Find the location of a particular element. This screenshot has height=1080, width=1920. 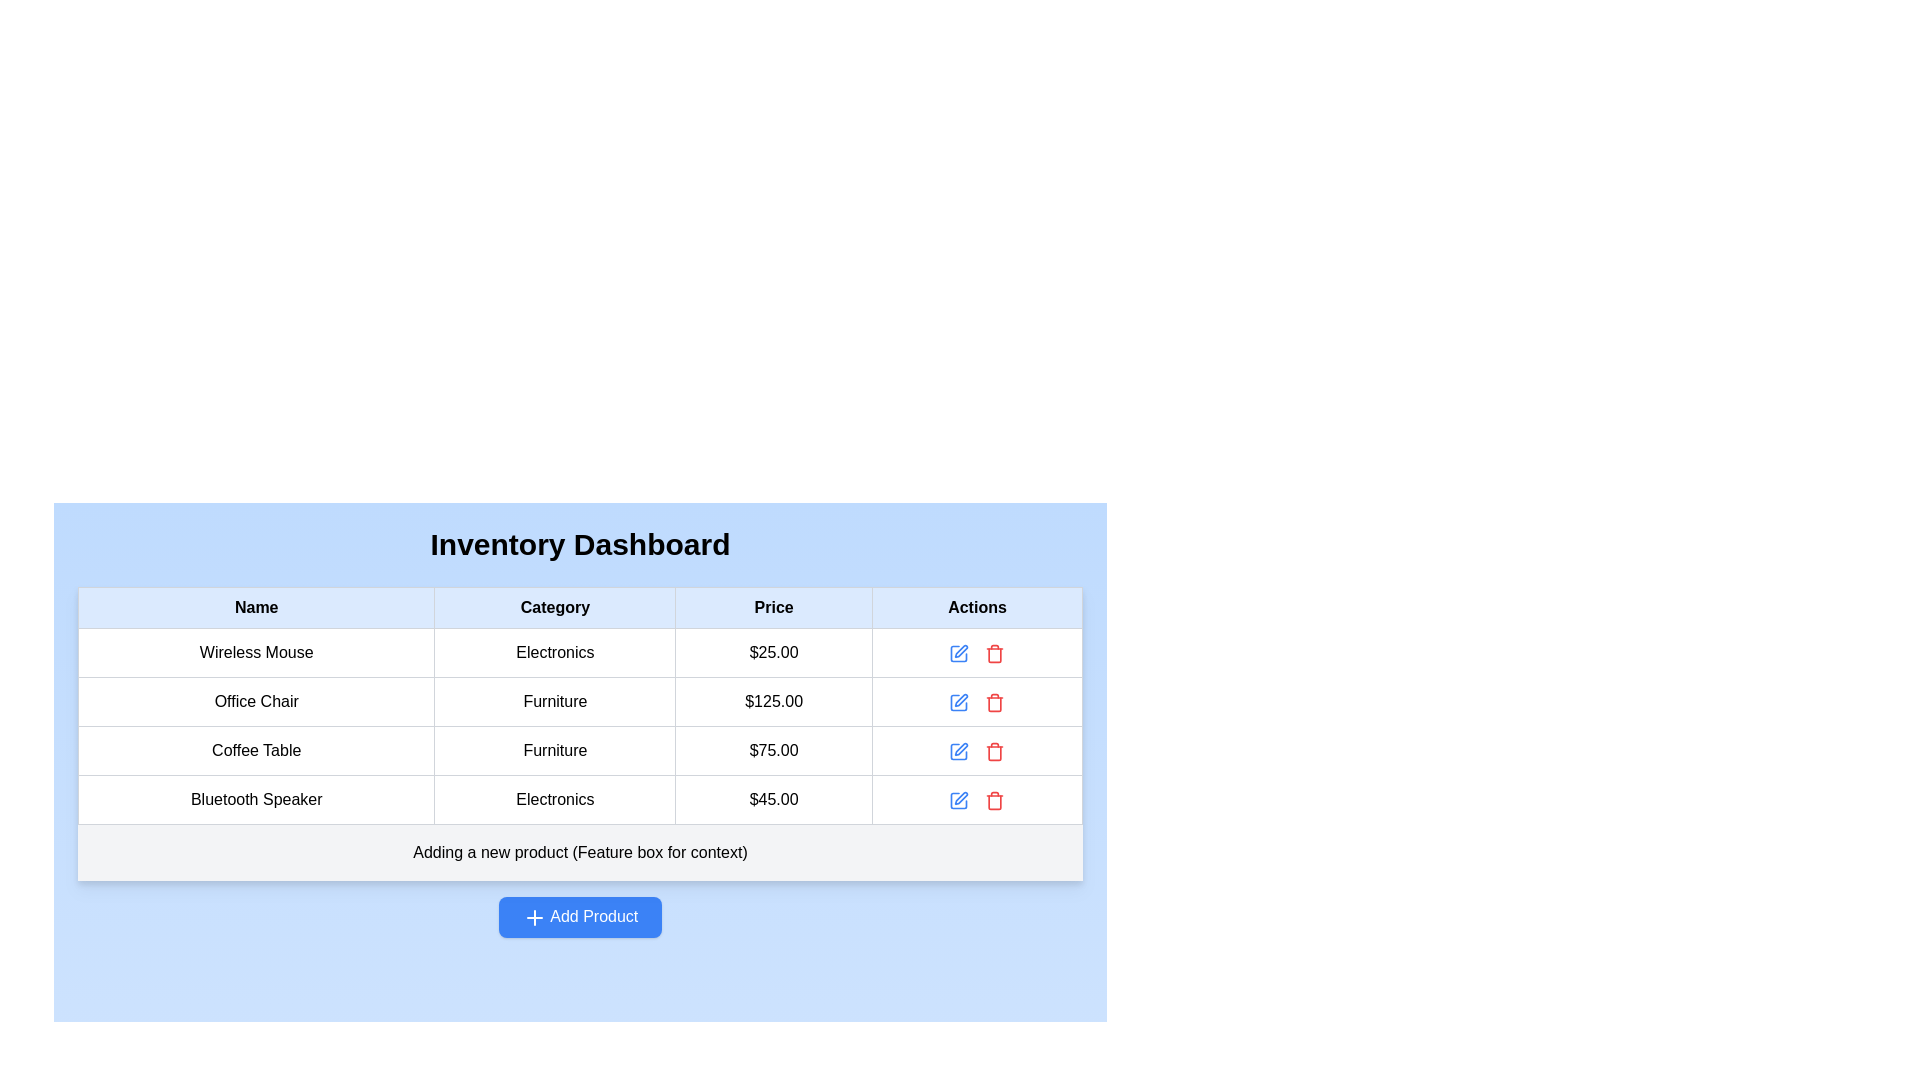

the 'Name' table header cell is located at coordinates (255, 607).